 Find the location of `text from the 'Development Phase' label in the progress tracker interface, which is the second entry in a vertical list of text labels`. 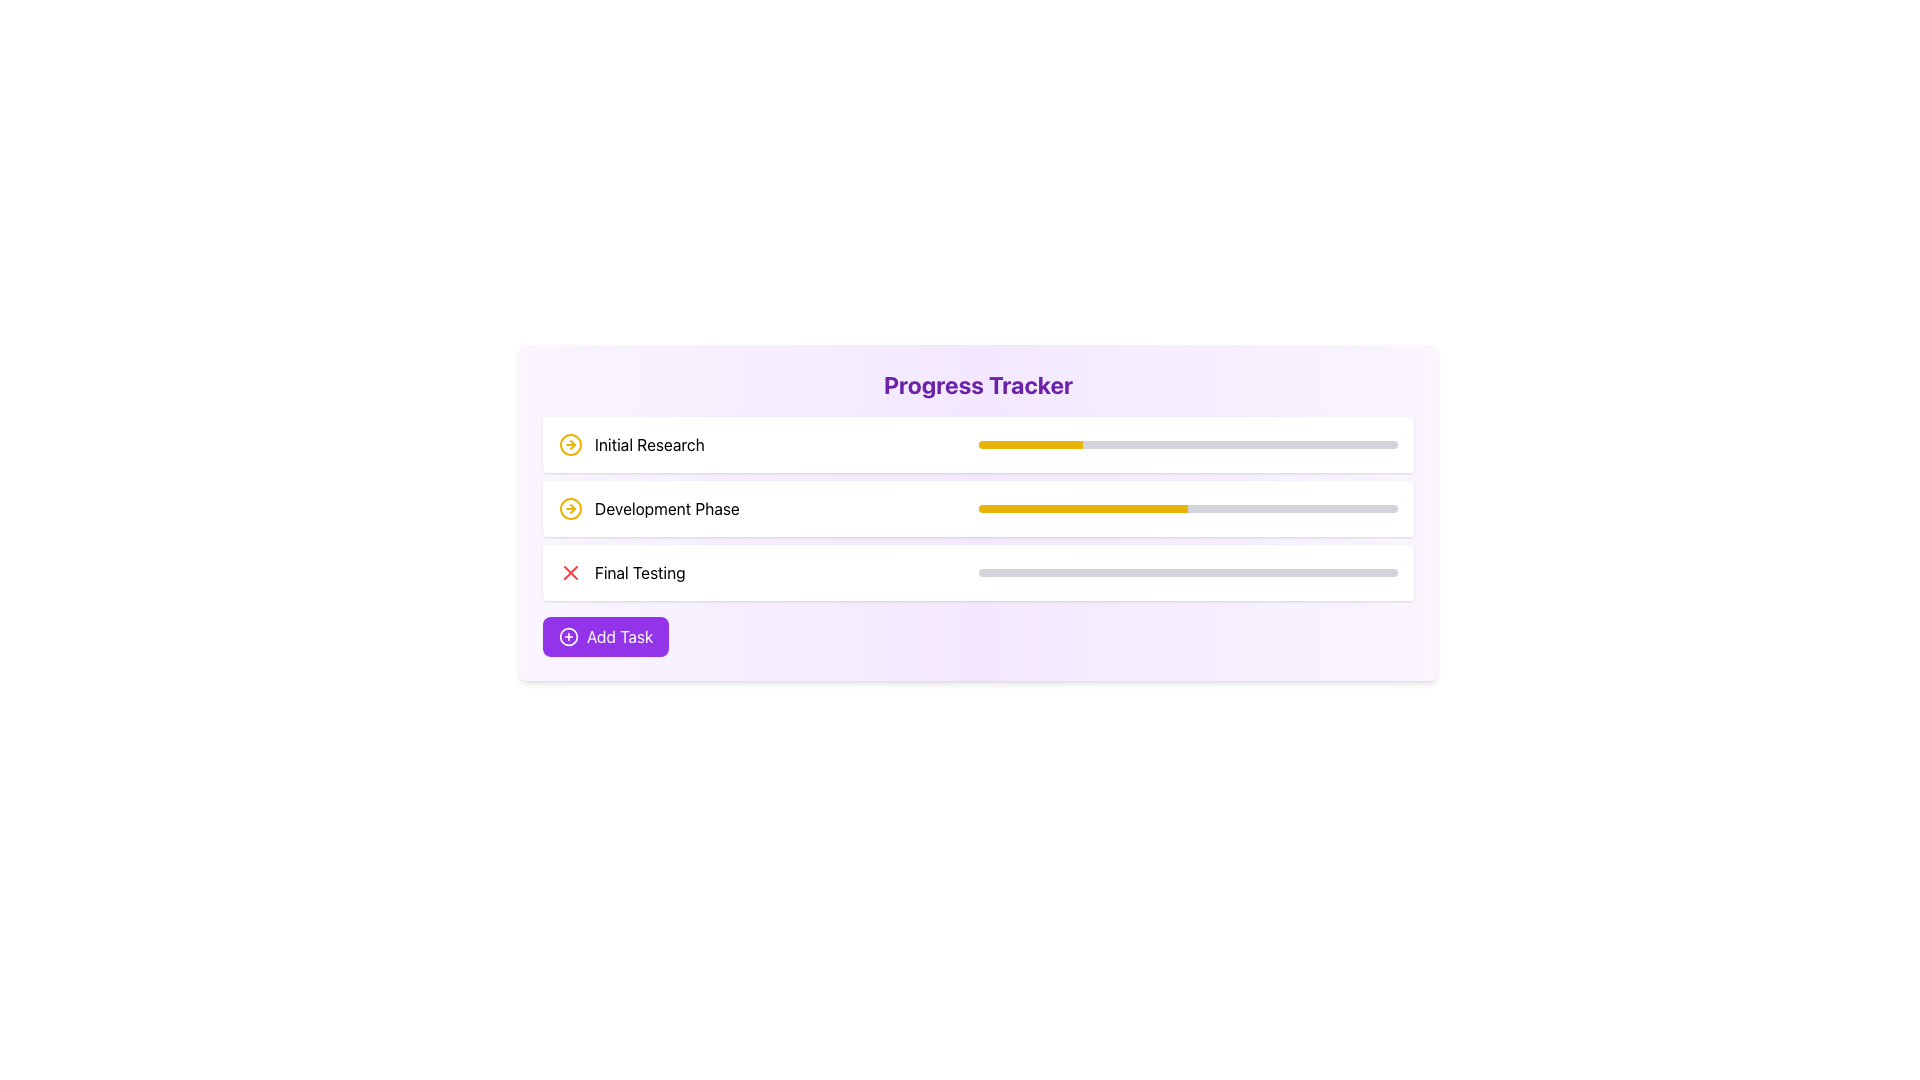

text from the 'Development Phase' label in the progress tracker interface, which is the second entry in a vertical list of text labels is located at coordinates (667, 508).